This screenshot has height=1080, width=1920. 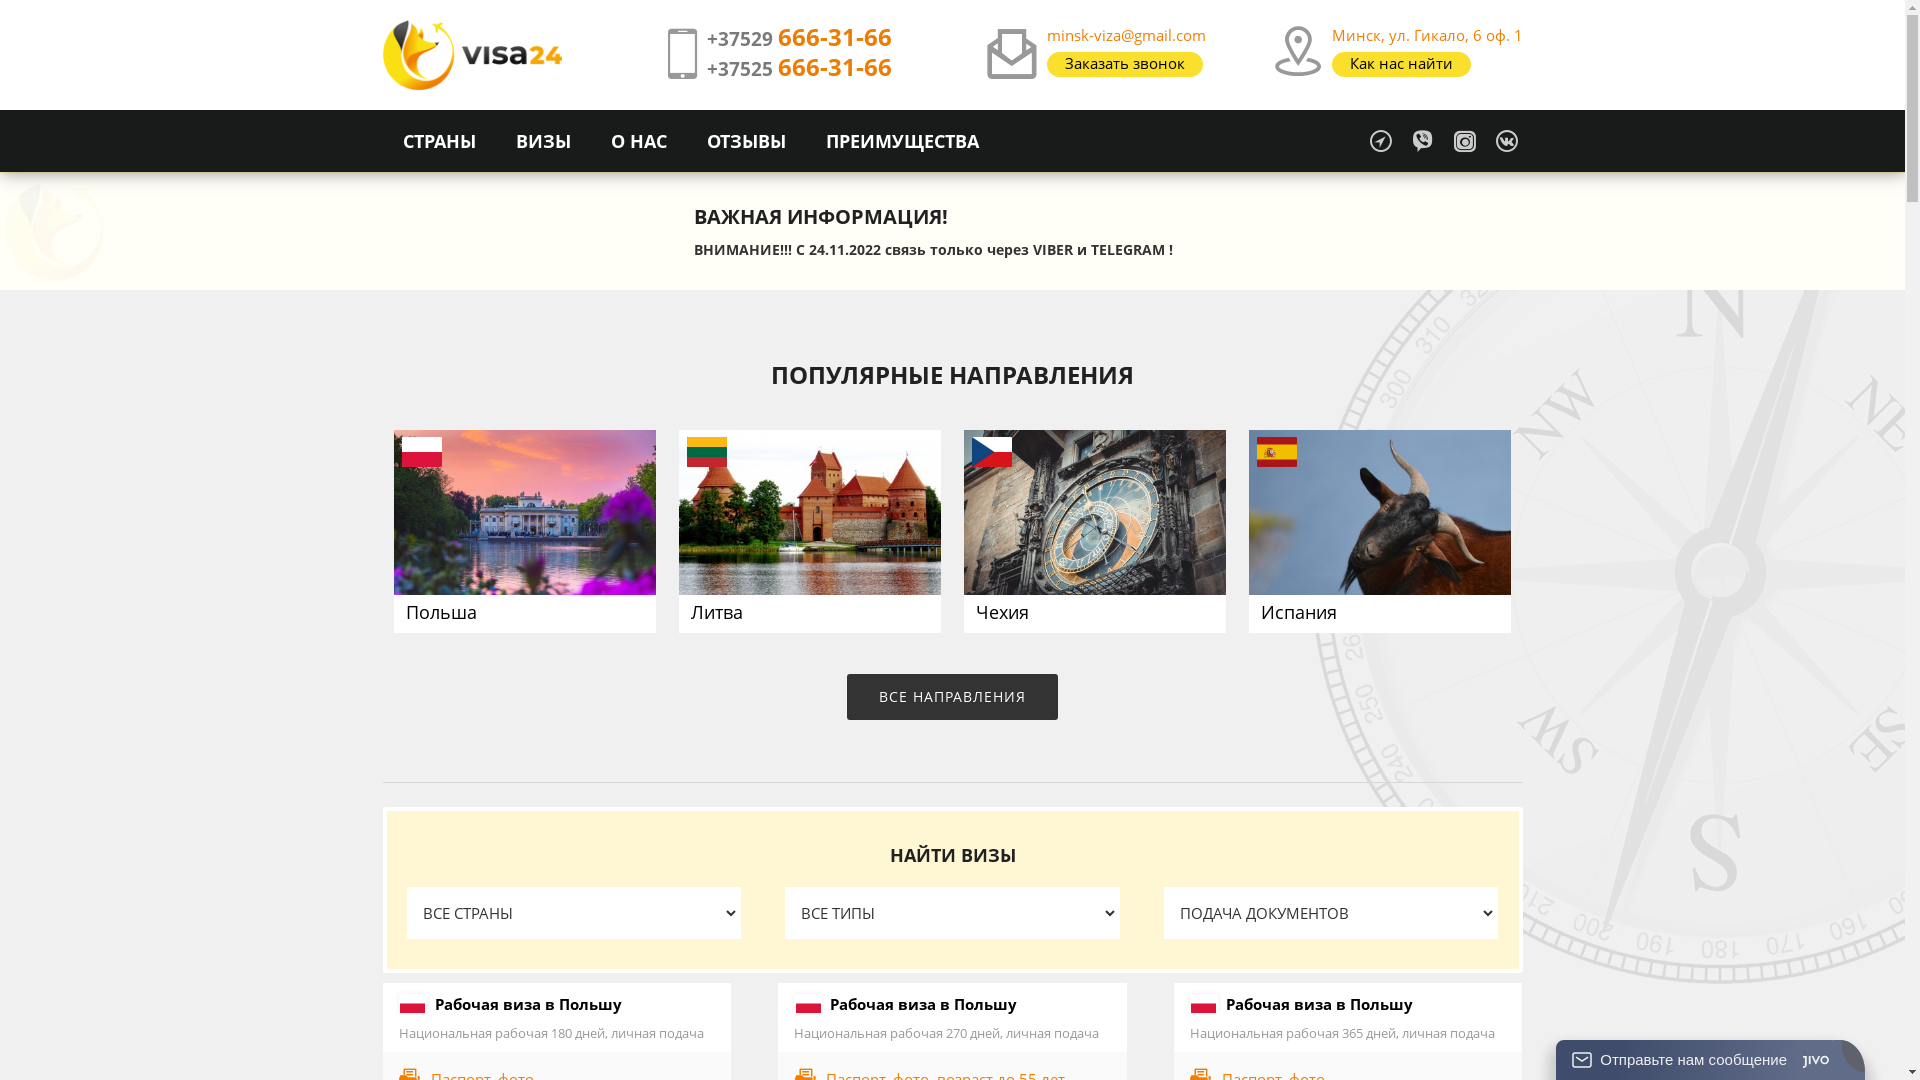 I want to click on '+37525 666-31-66', so click(x=797, y=68).